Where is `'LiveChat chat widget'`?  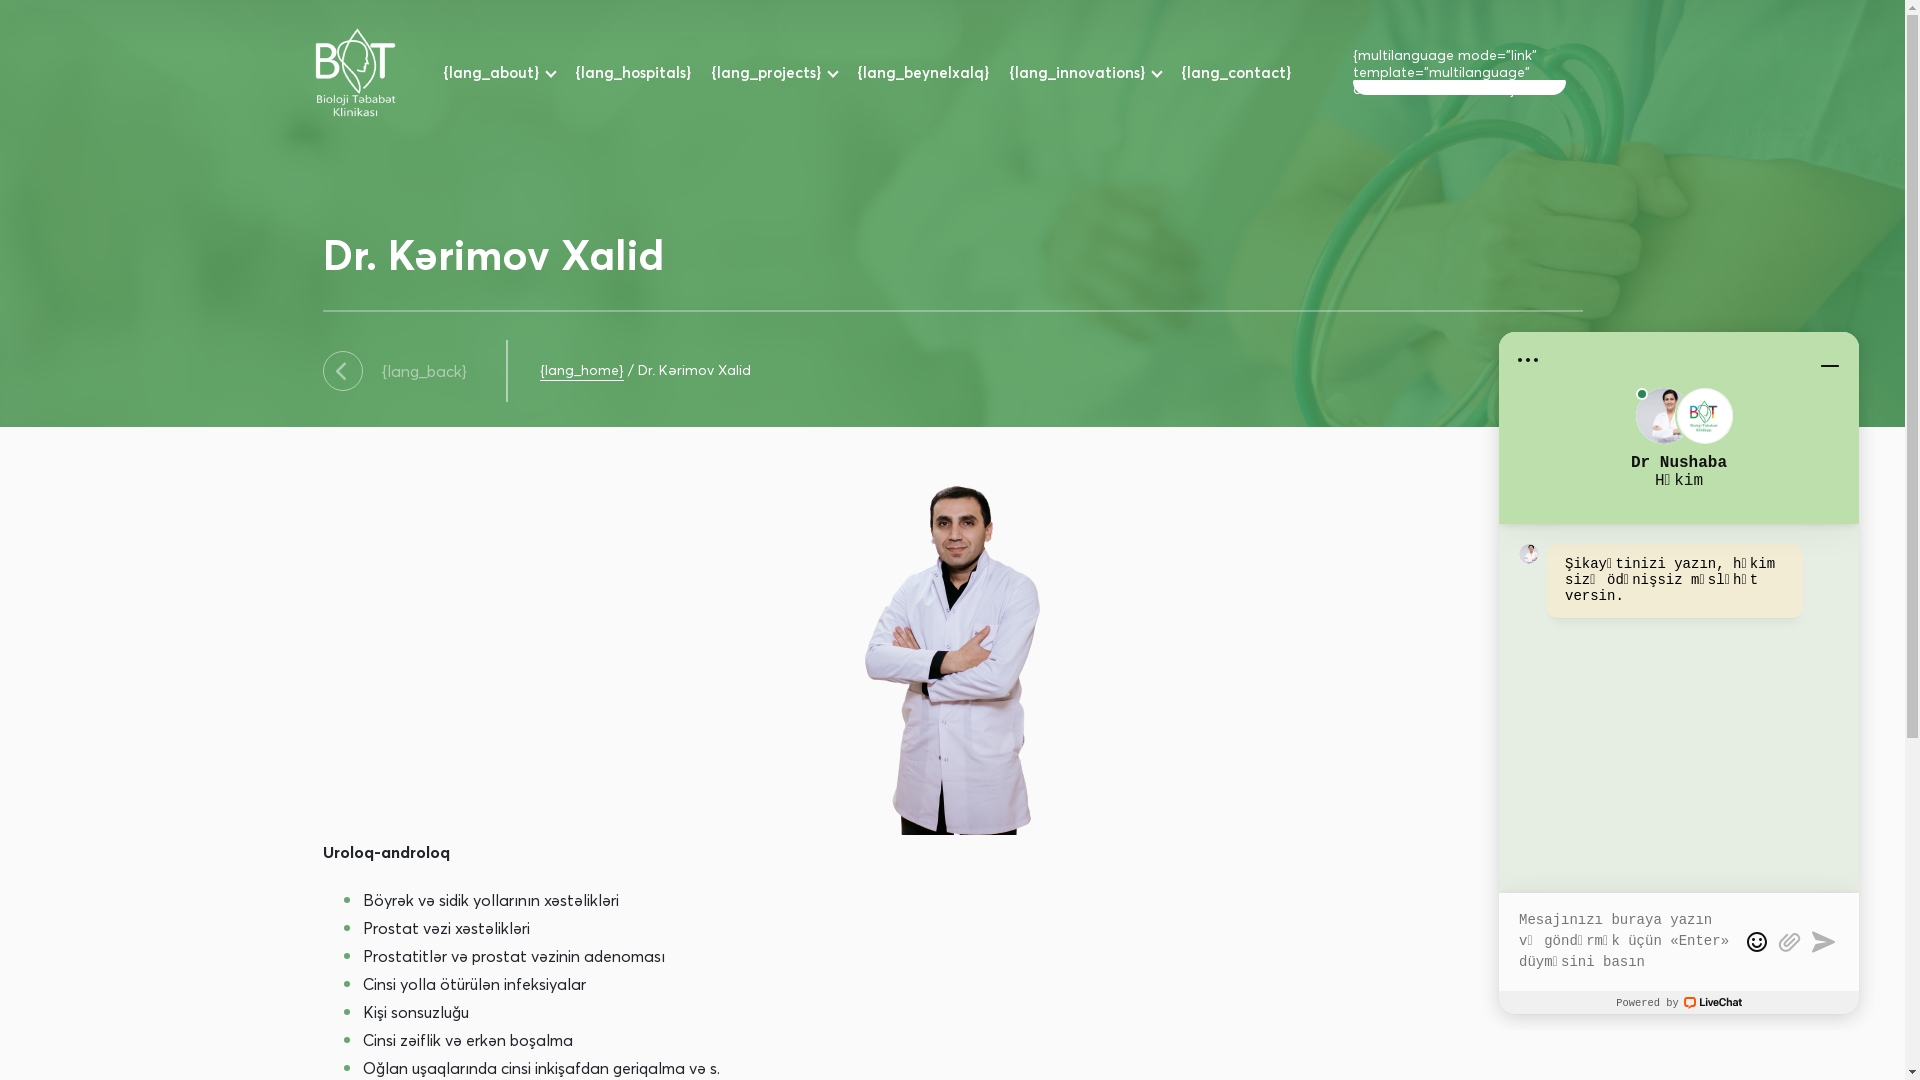 'LiveChat chat widget' is located at coordinates (1679, 672).